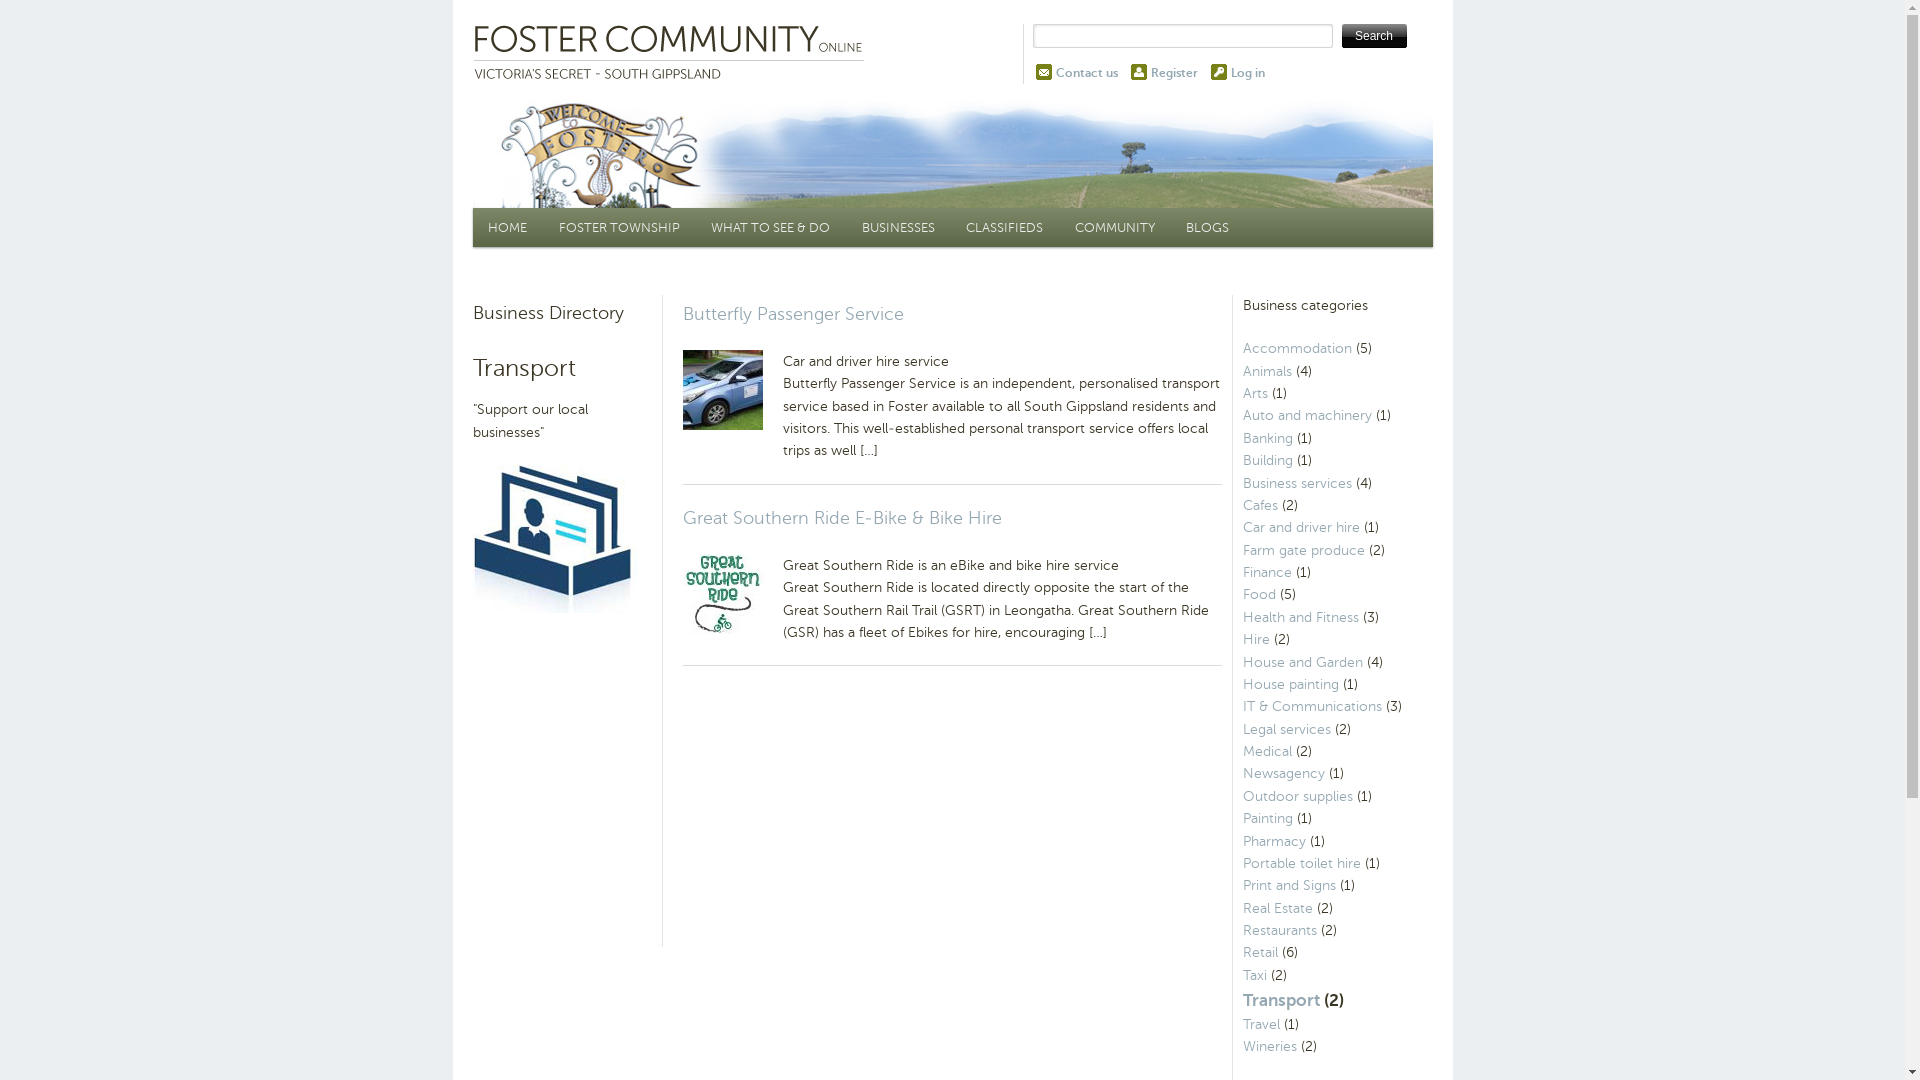 The height and width of the screenshot is (1080, 1920). What do you see at coordinates (1253, 393) in the screenshot?
I see `'Arts'` at bounding box center [1253, 393].